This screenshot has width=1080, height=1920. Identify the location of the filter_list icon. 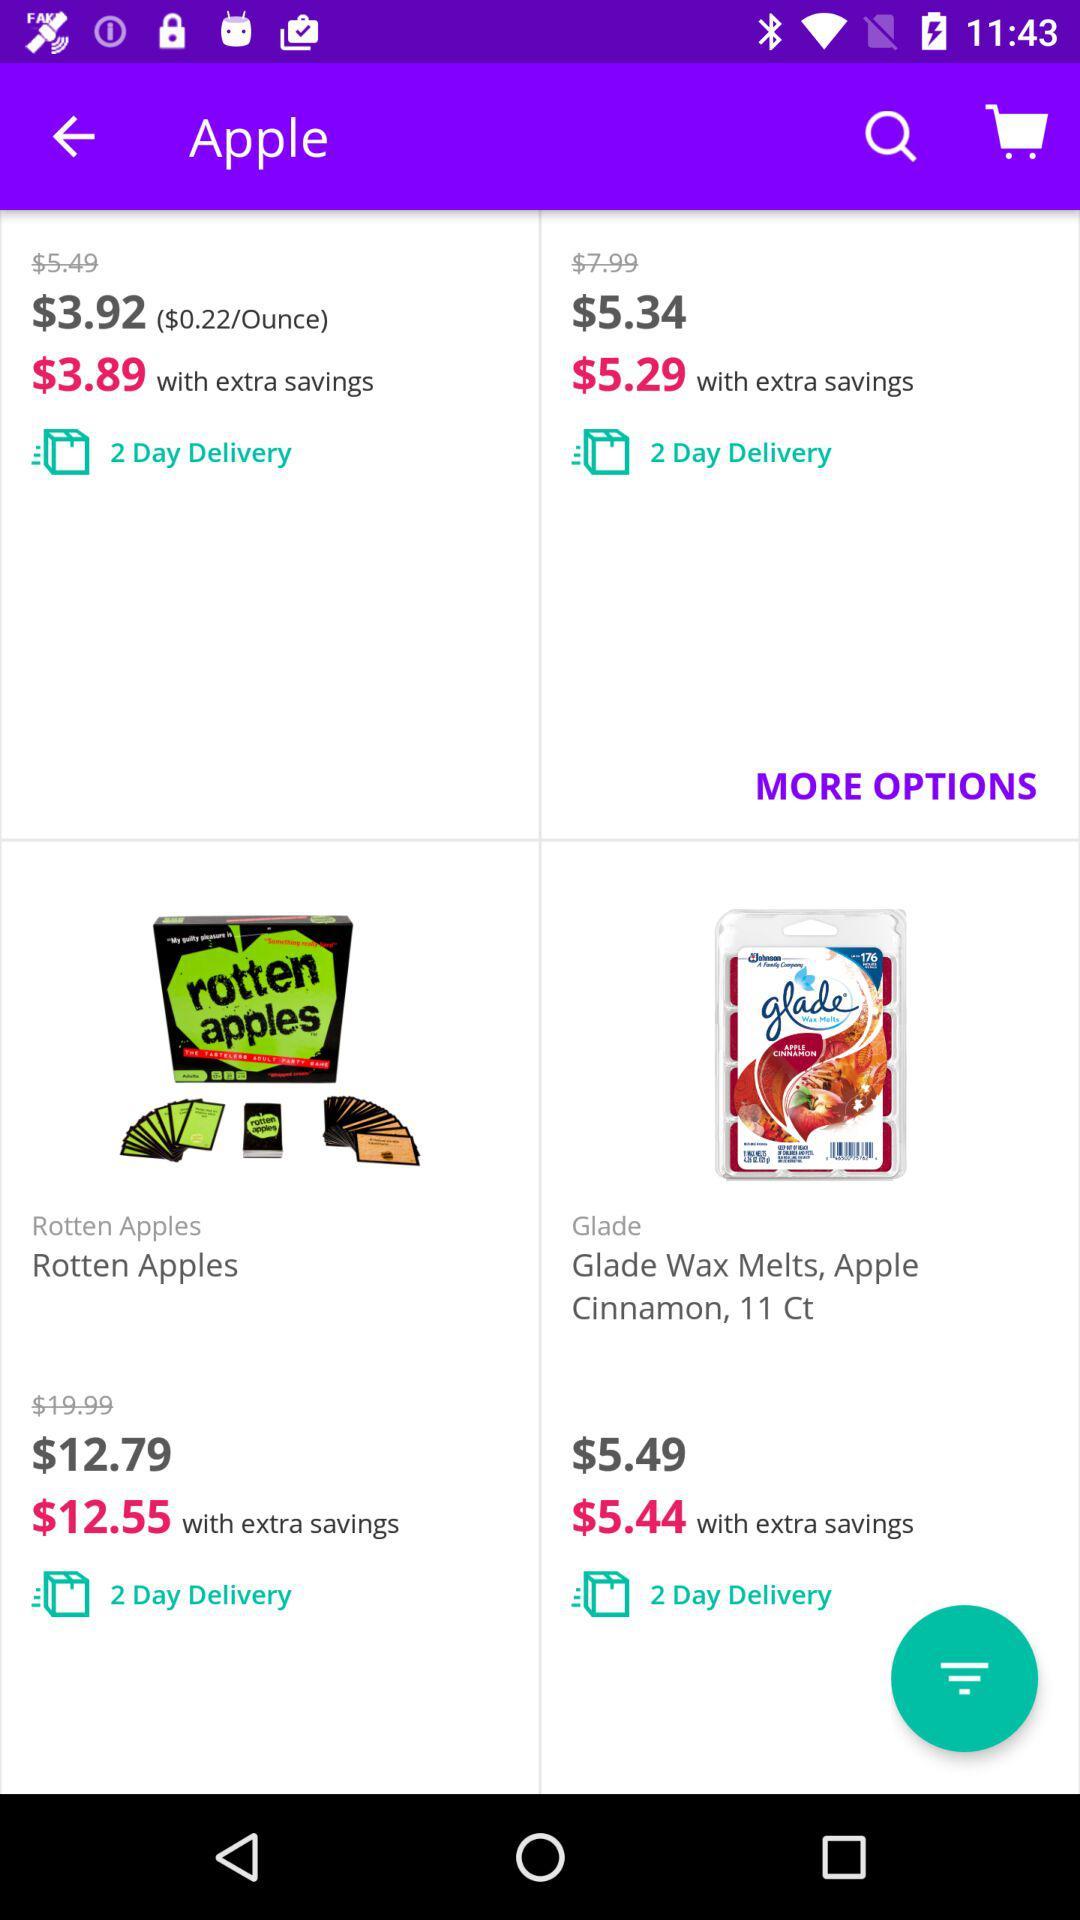
(963, 1678).